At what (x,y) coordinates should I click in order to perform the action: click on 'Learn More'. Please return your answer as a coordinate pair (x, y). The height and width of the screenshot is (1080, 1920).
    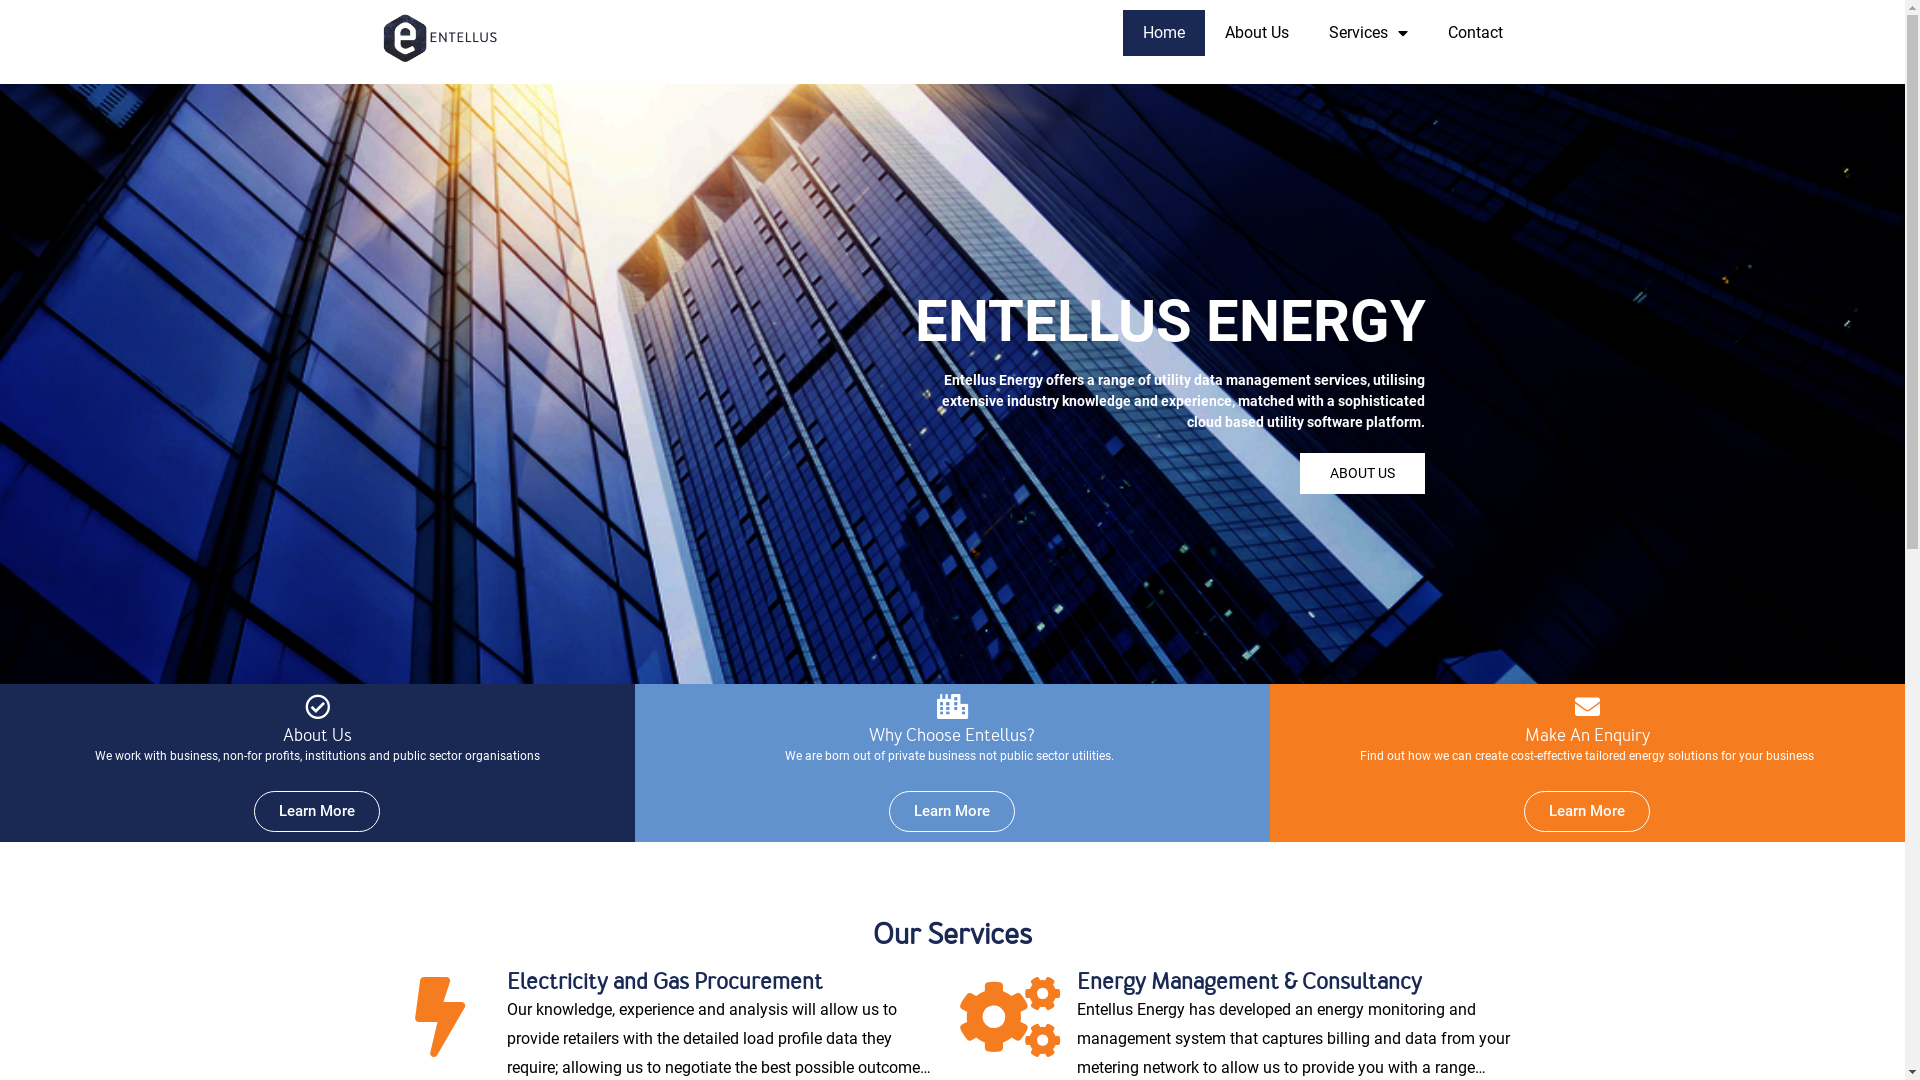
    Looking at the image, I should click on (315, 811).